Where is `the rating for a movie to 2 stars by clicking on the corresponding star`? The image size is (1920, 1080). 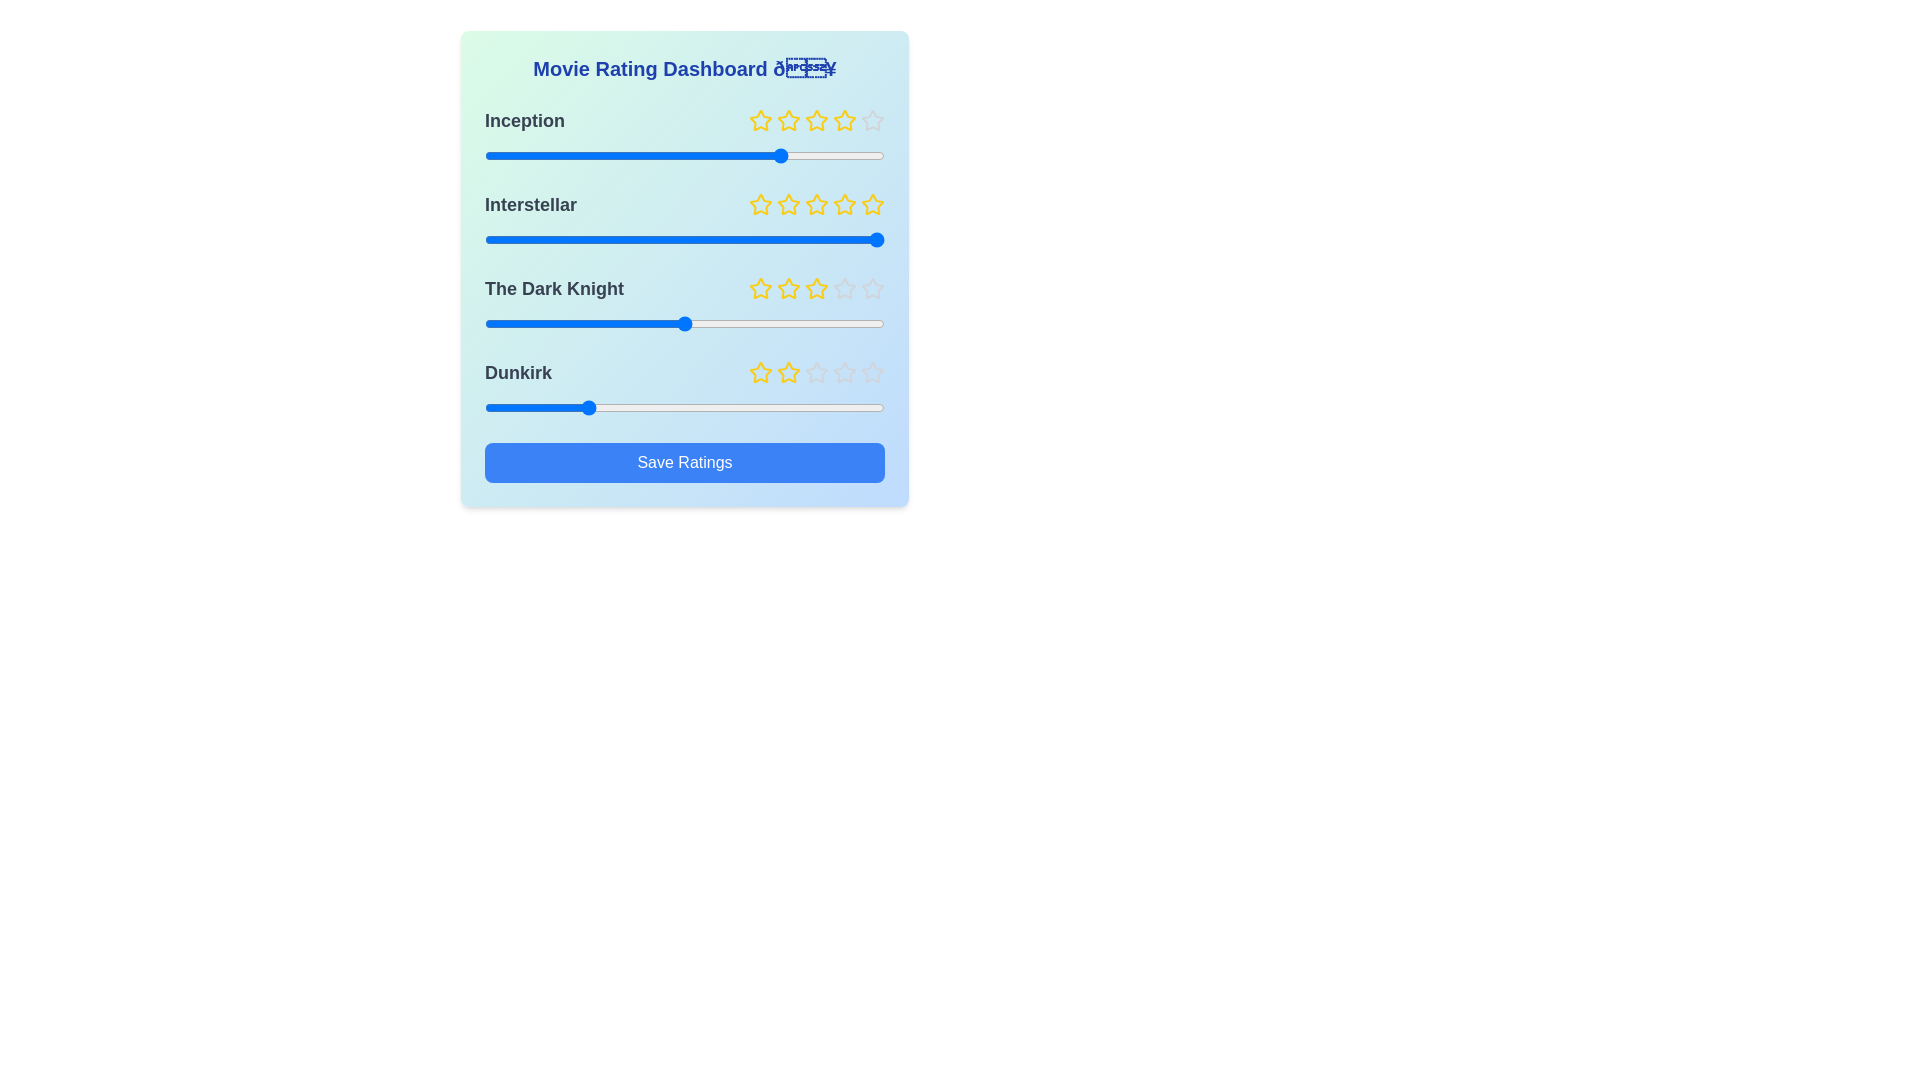 the rating for a movie to 2 stars by clicking on the corresponding star is located at coordinates (787, 120).